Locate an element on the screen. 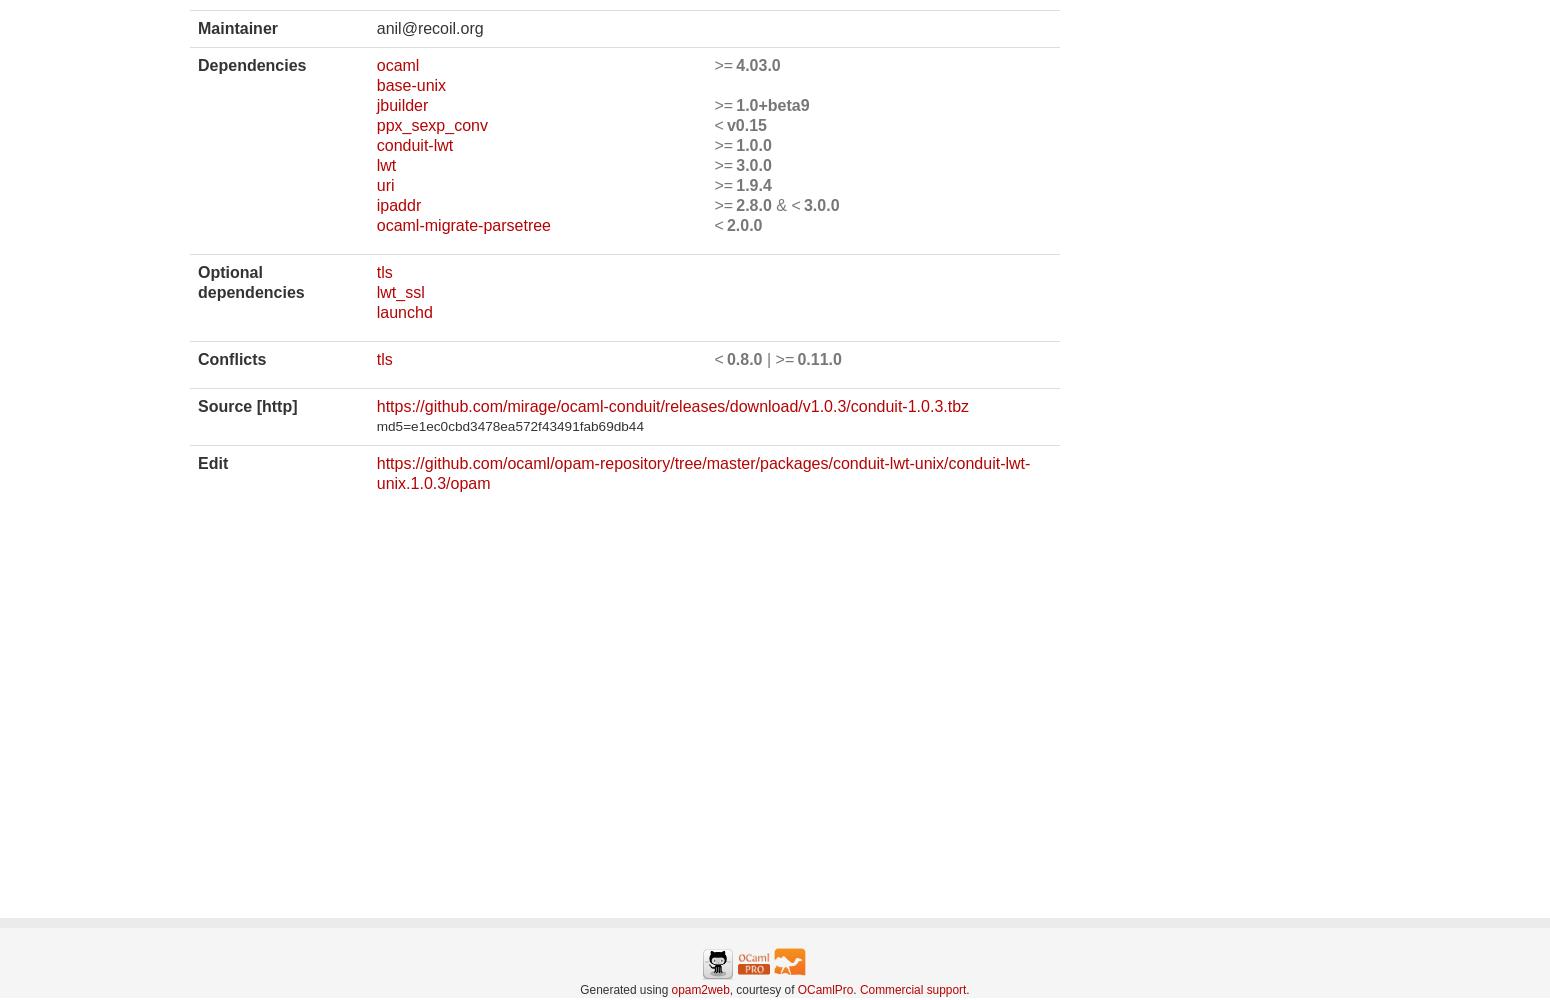  '2.0.0' is located at coordinates (726, 223).